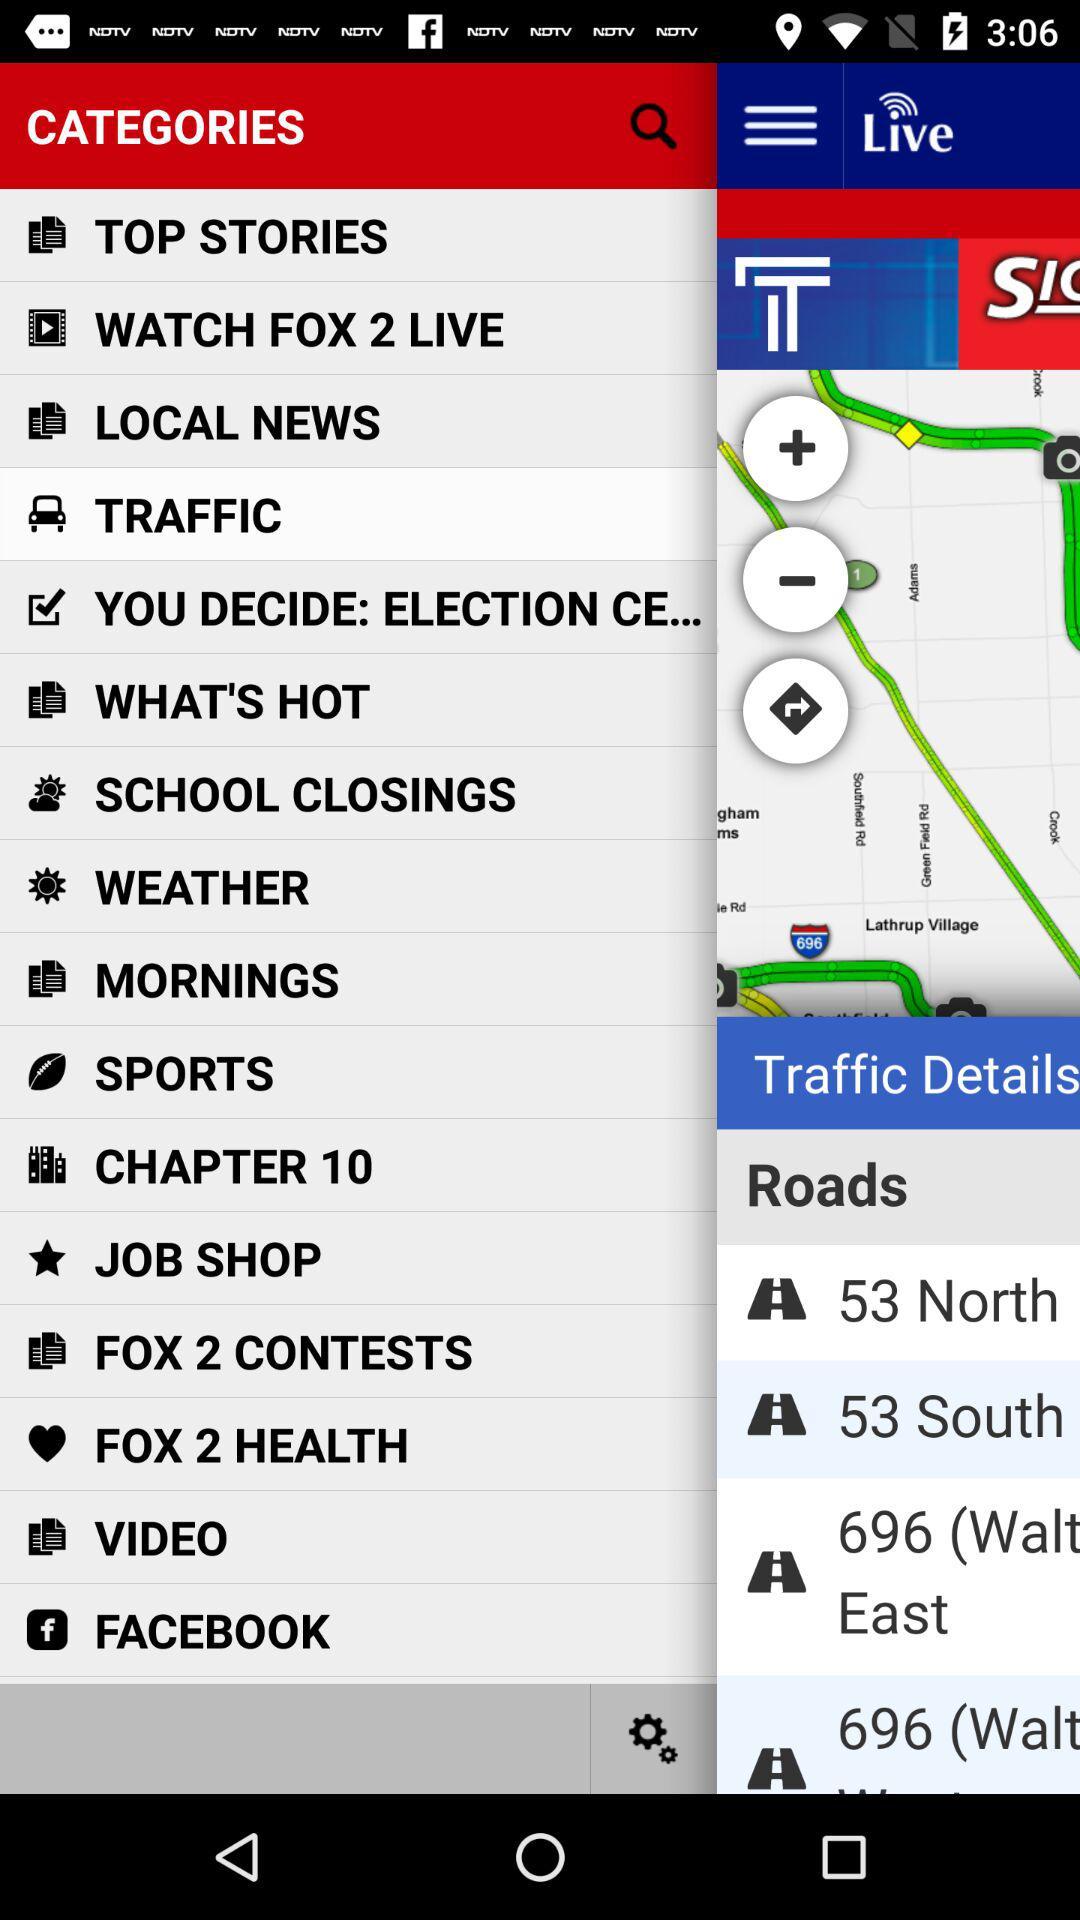 The width and height of the screenshot is (1080, 1920). I want to click on menu, so click(778, 124).